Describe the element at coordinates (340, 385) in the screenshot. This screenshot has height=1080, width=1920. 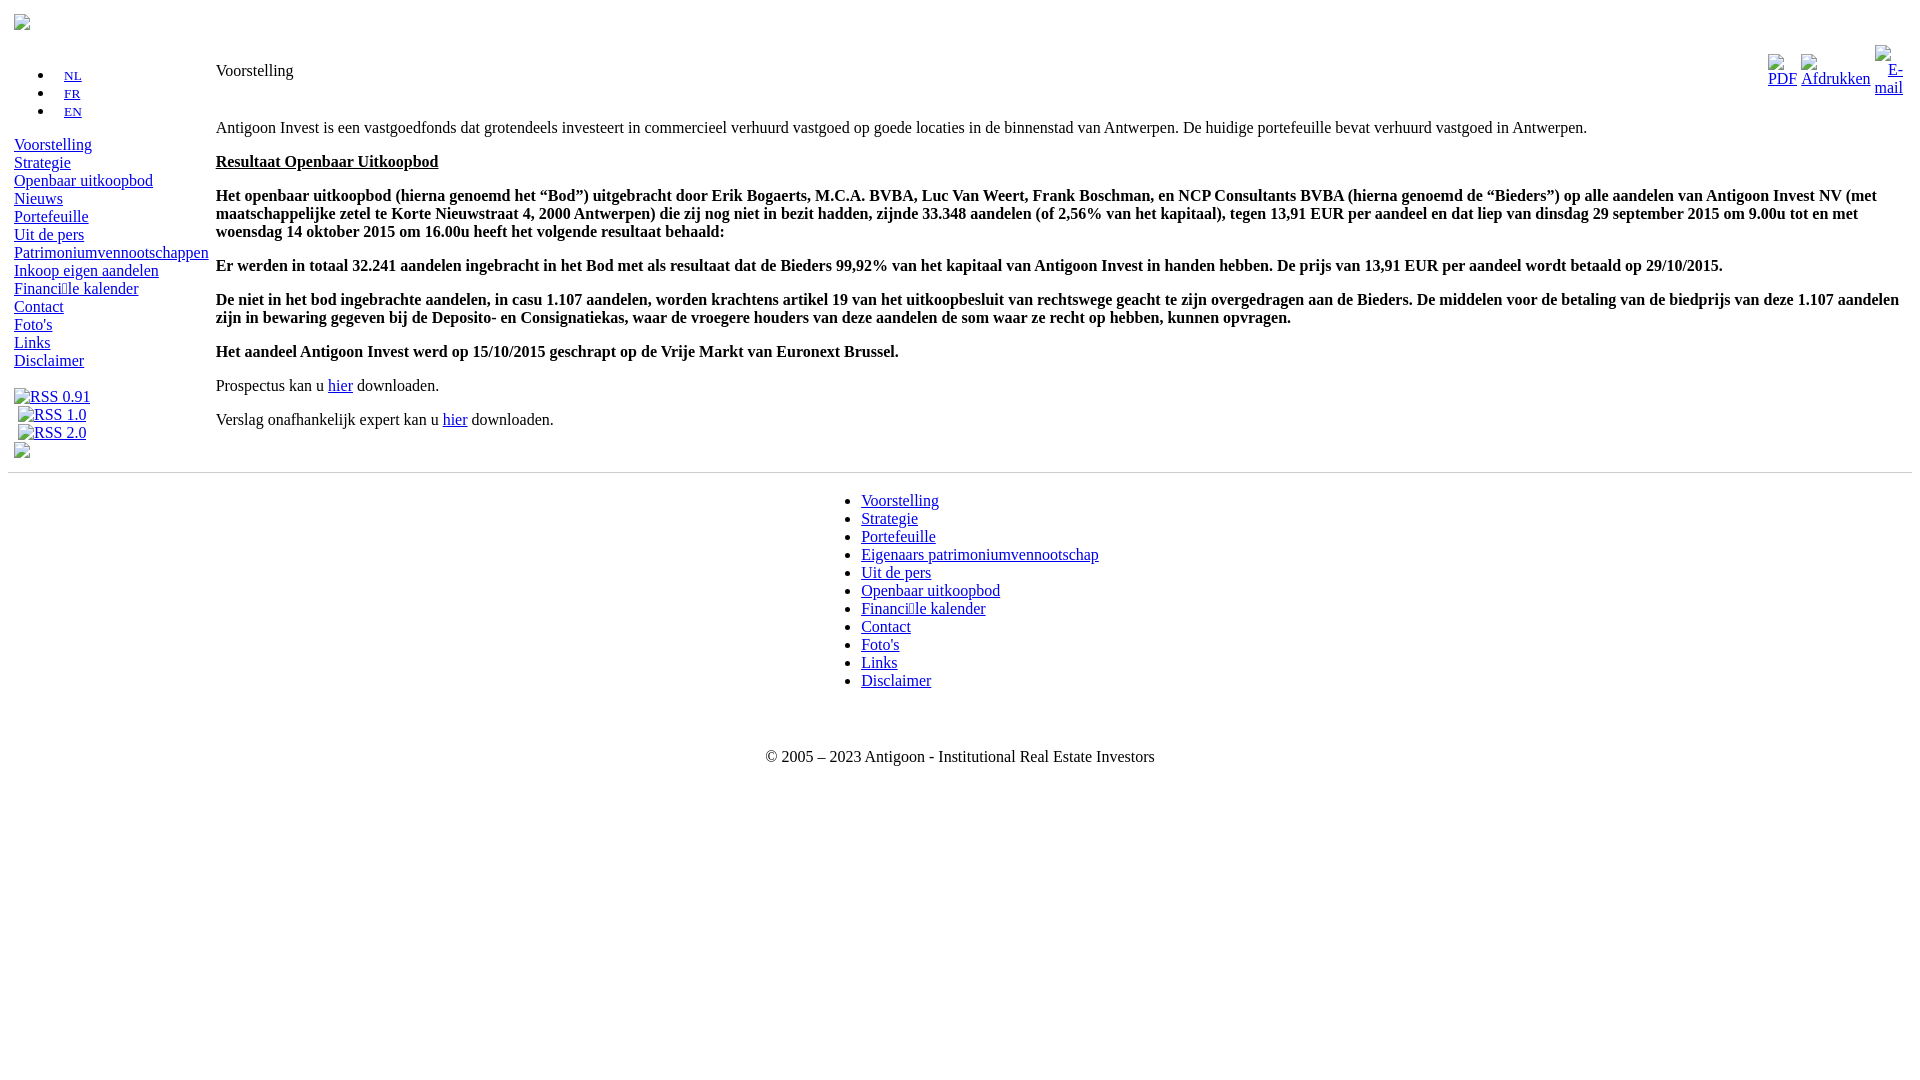
I see `'hier'` at that location.